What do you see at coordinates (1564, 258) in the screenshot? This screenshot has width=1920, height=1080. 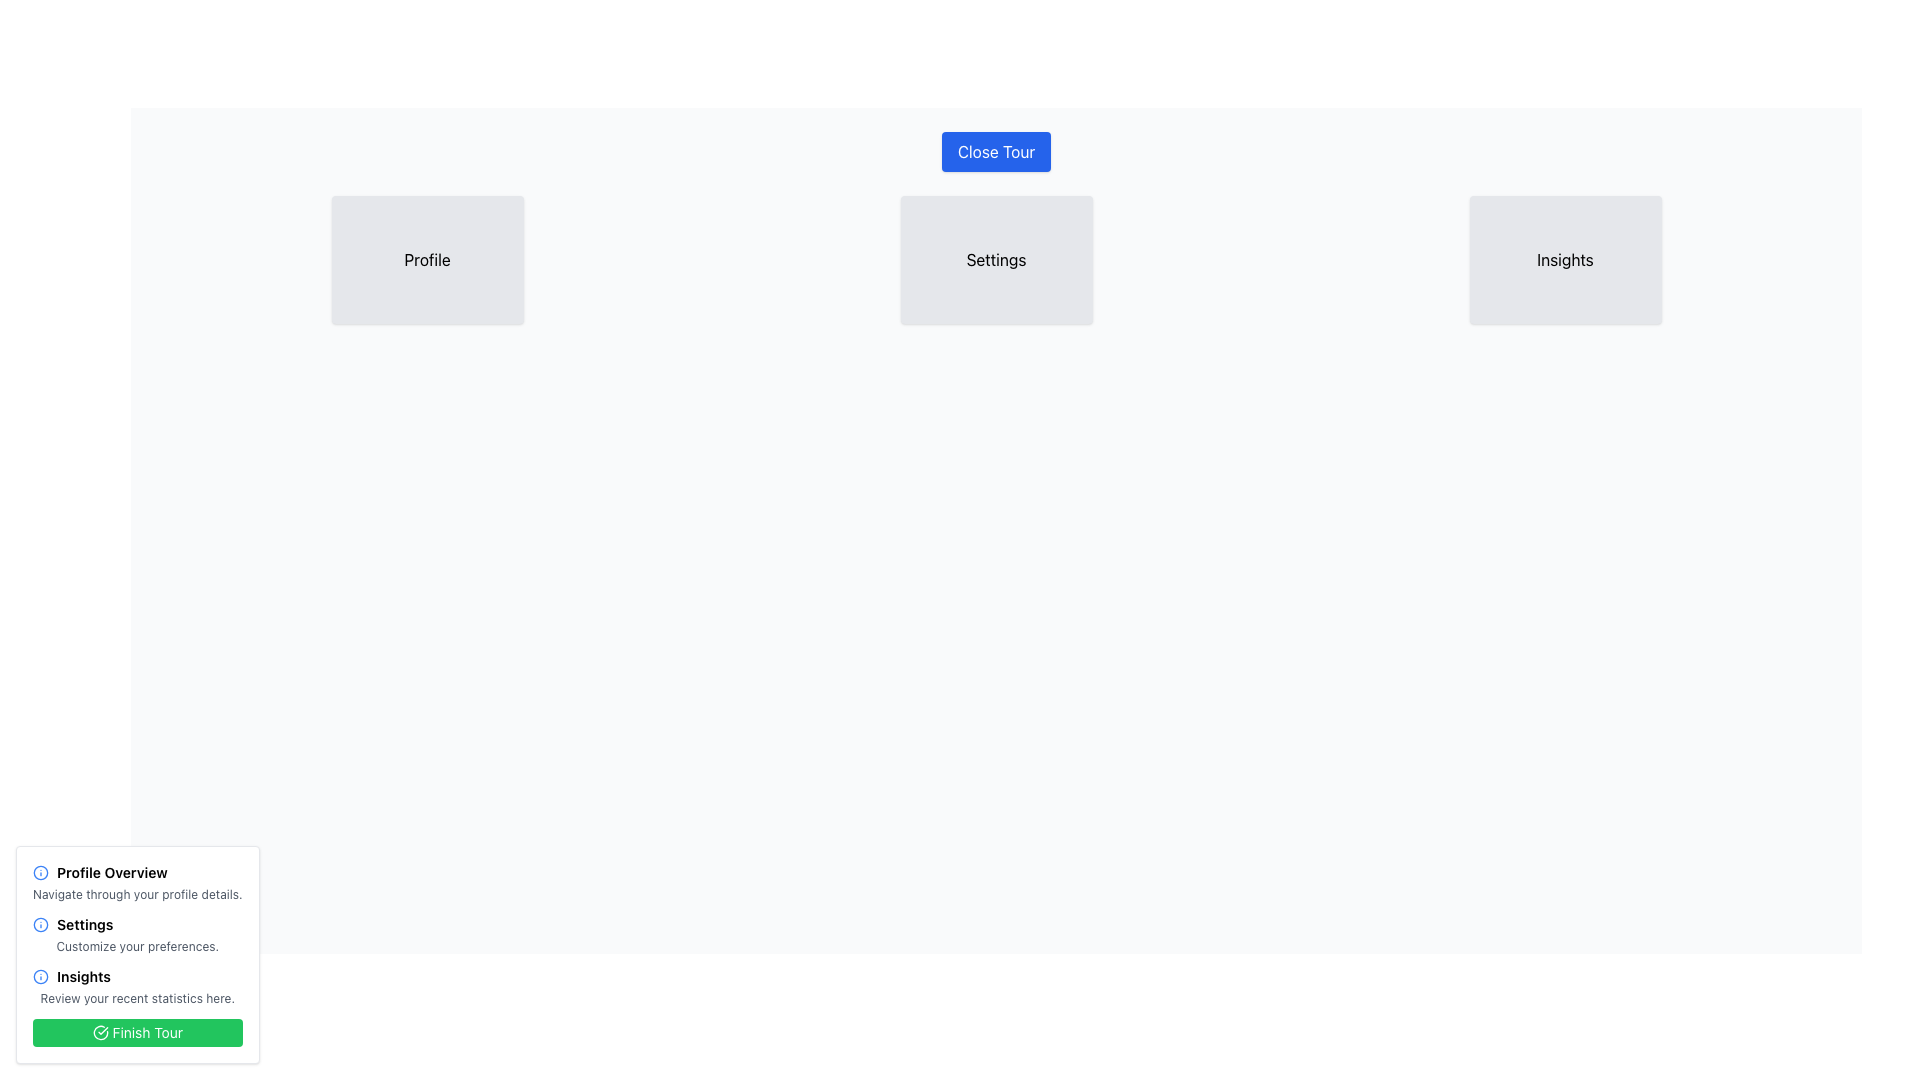 I see `the 'Insights' button, which is the rightmost of three panels labeled 'Profile', 'Settings', and 'Insights'` at bounding box center [1564, 258].